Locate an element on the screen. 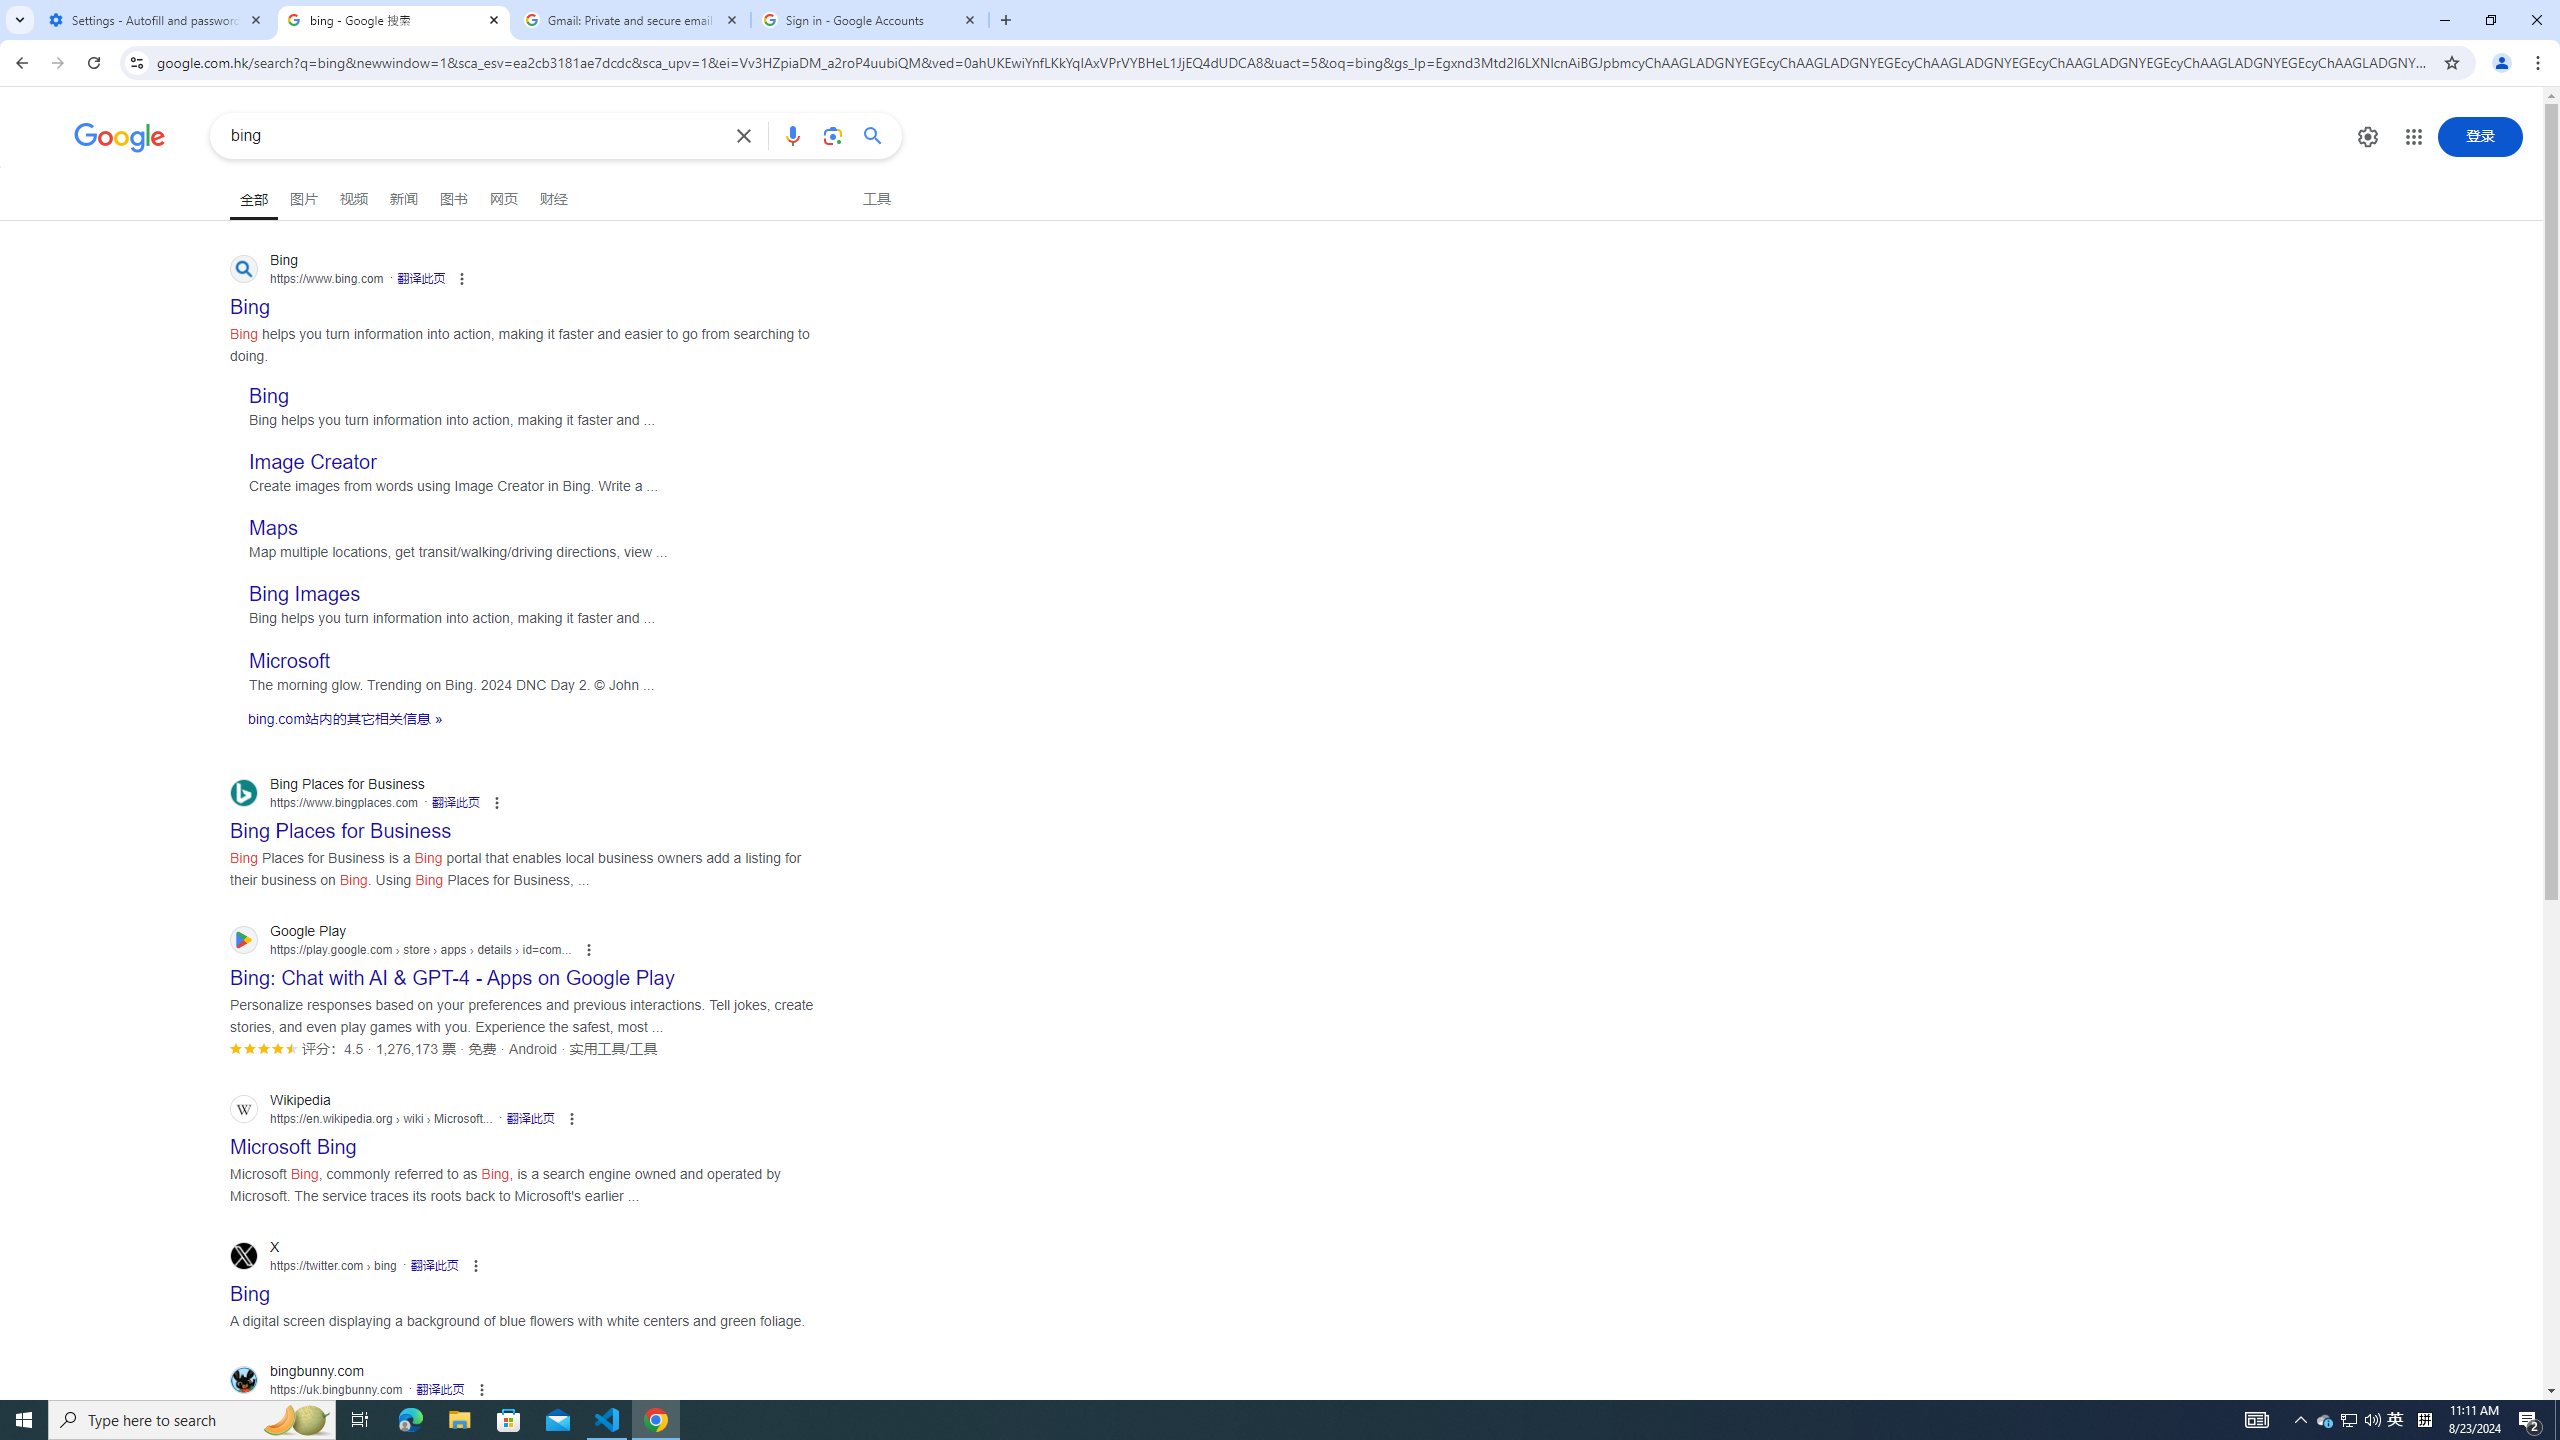 This screenshot has height=1440, width=2560. 'Image Creator' is located at coordinates (311, 462).